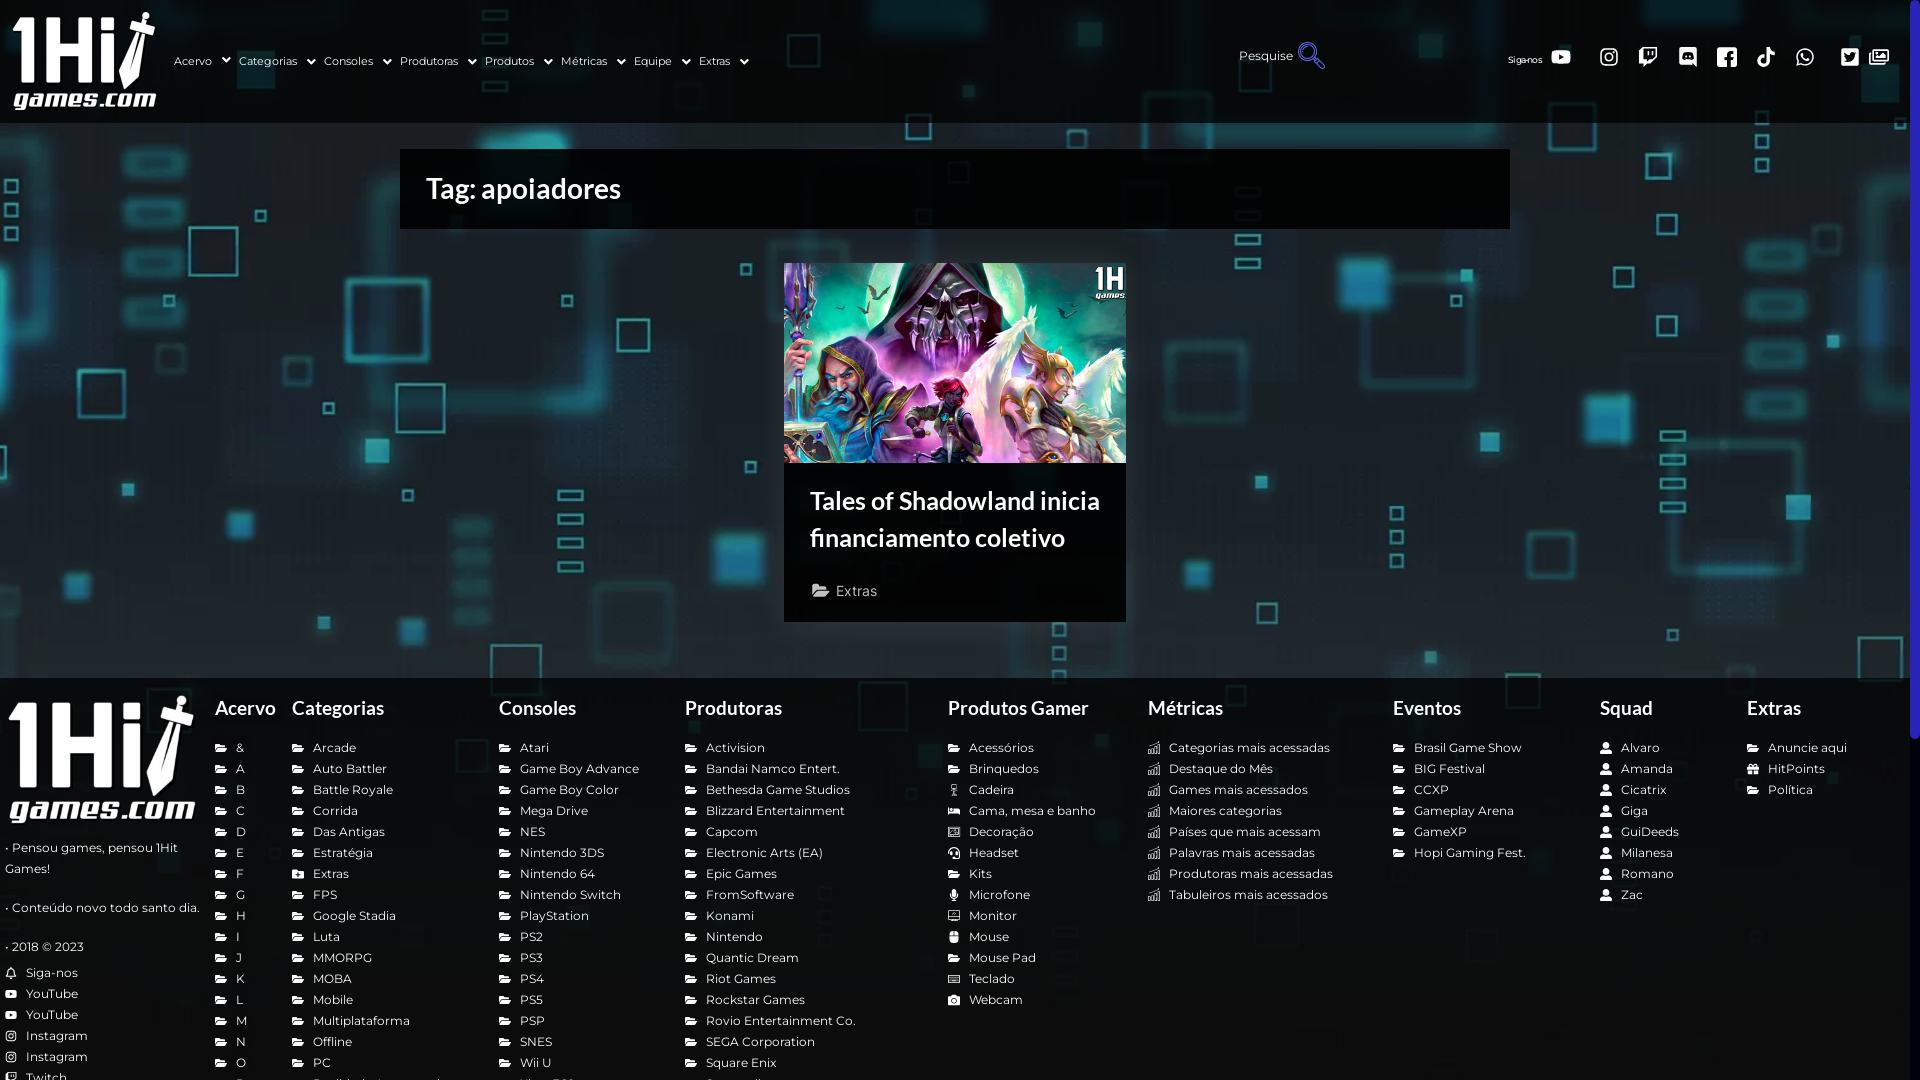 This screenshot has width=1920, height=1080. What do you see at coordinates (1258, 788) in the screenshot?
I see `'Games mais acessados'` at bounding box center [1258, 788].